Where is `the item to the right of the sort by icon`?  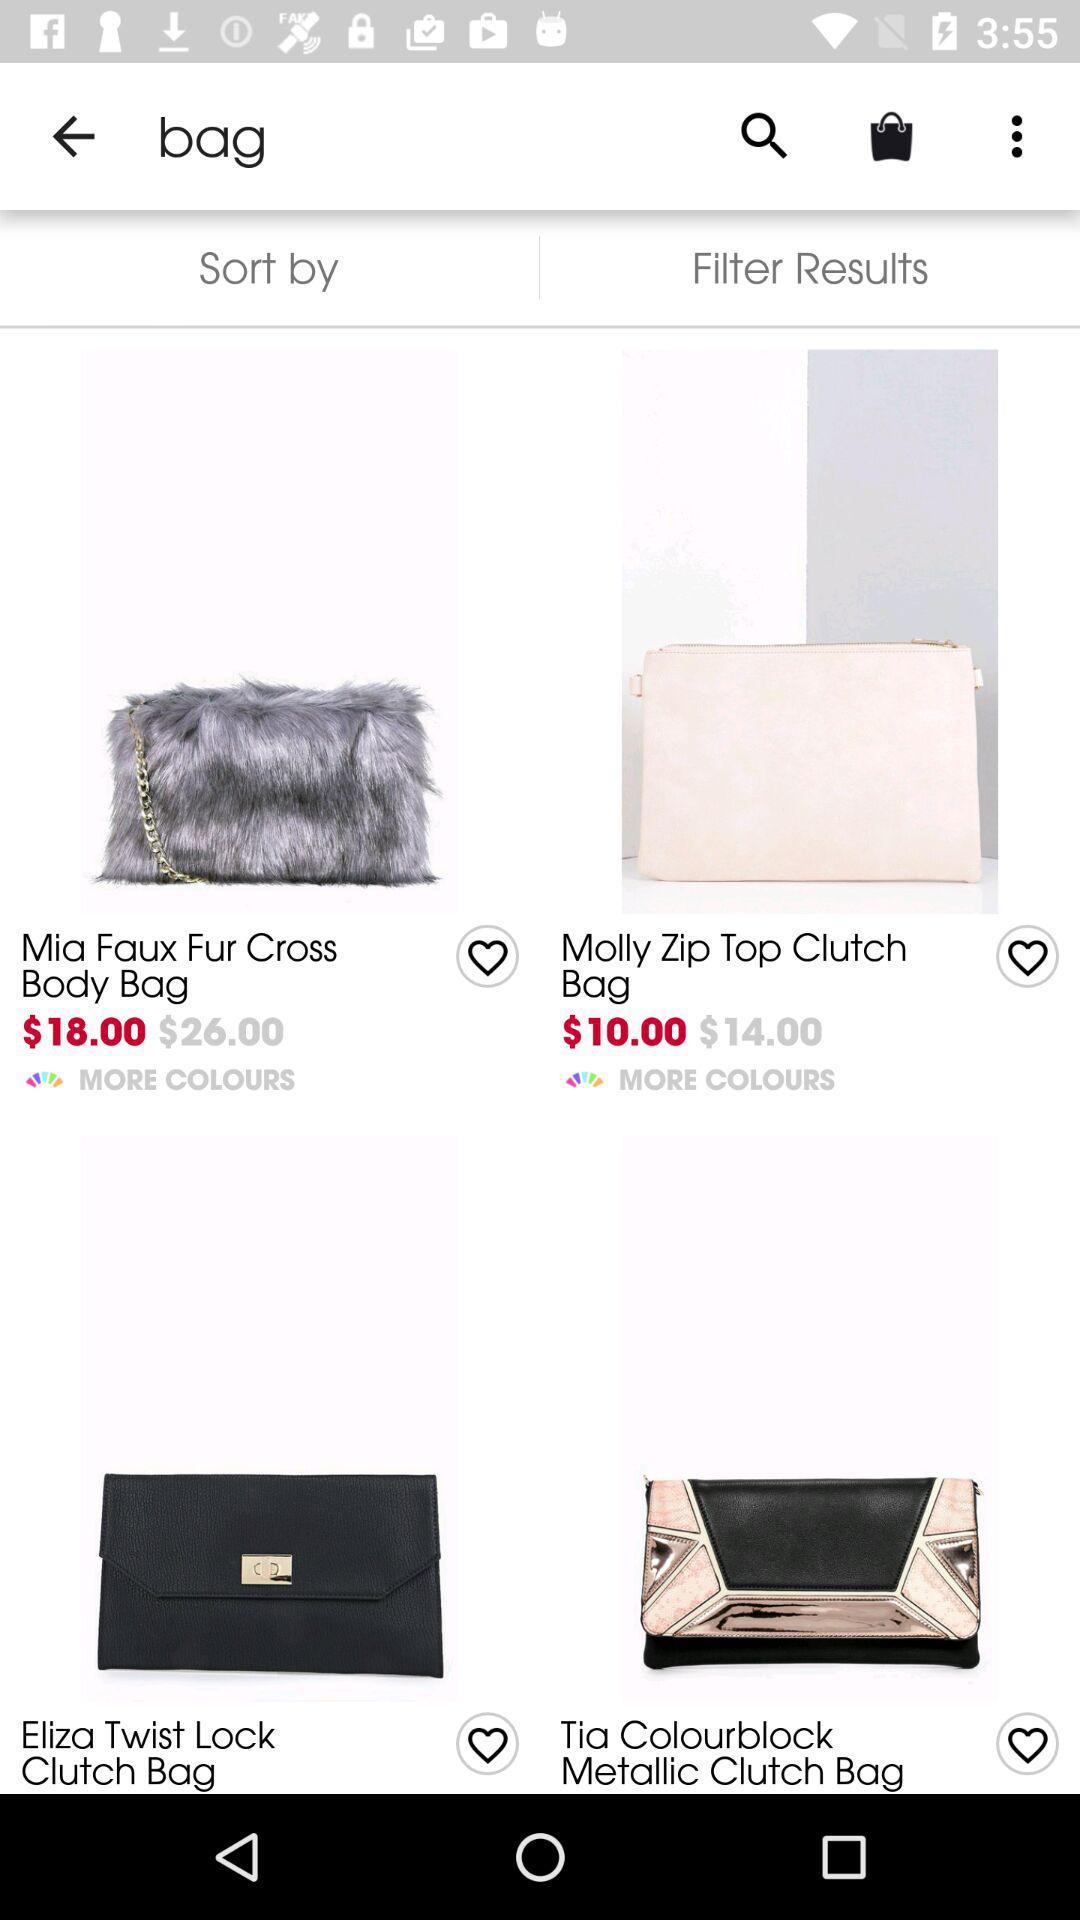
the item to the right of the sort by icon is located at coordinates (810, 266).